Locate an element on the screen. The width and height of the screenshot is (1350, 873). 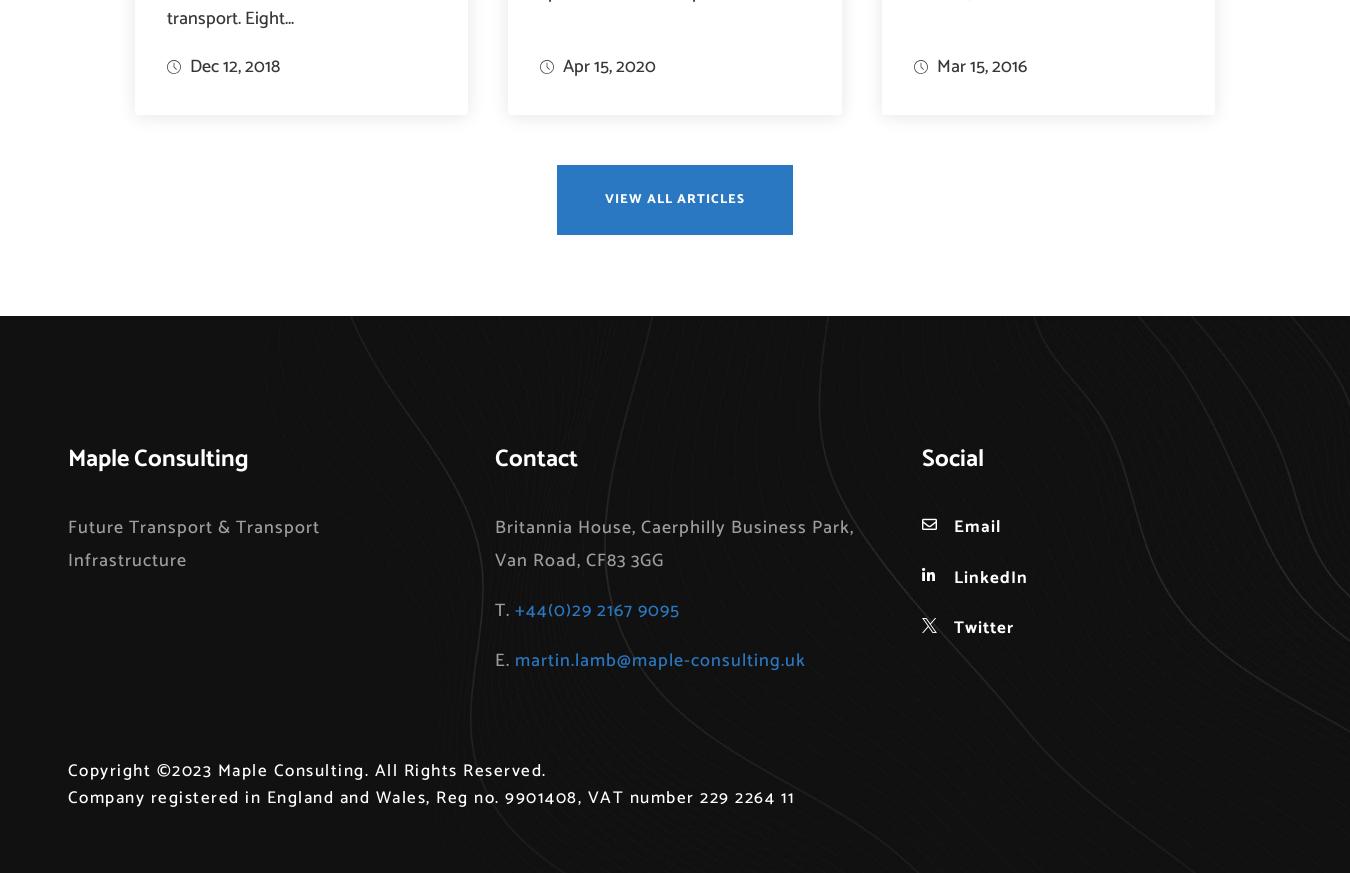
'Company registered in England and Wales, Reg no. 9901408, VAT number 229 2264 11' is located at coordinates (431, 798).